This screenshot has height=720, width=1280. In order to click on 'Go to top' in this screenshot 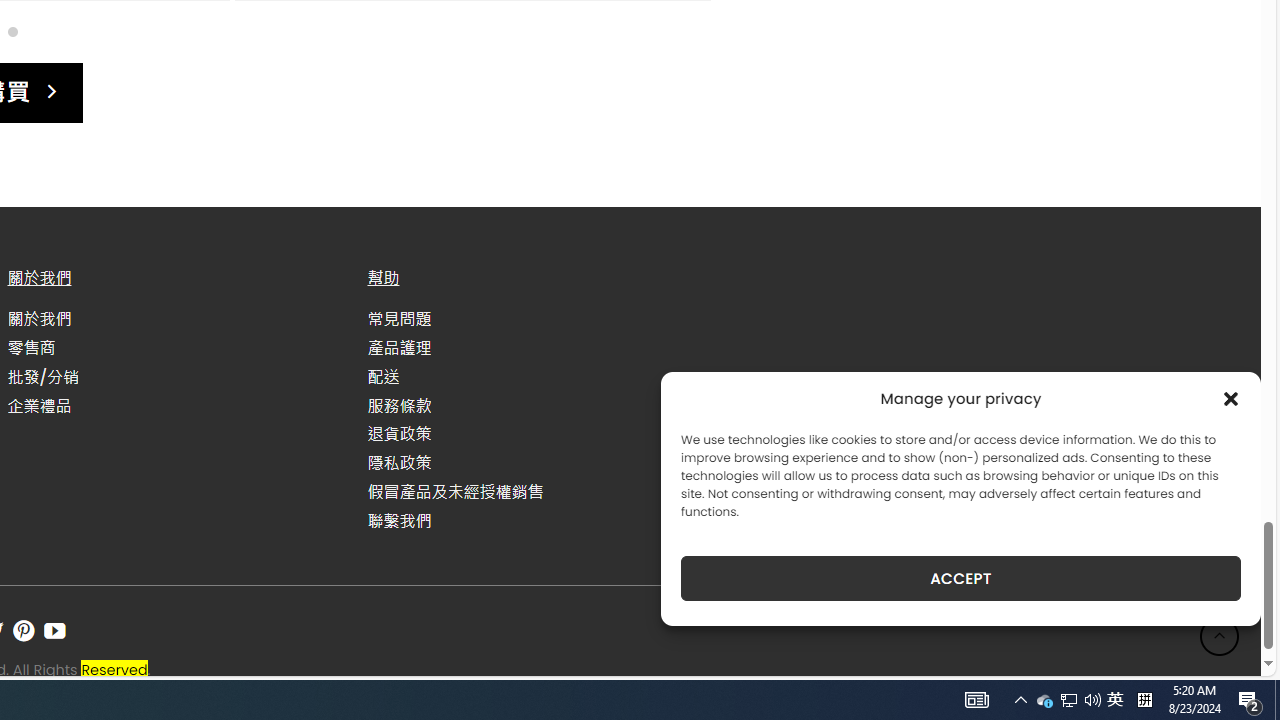, I will do `click(1219, 636)`.